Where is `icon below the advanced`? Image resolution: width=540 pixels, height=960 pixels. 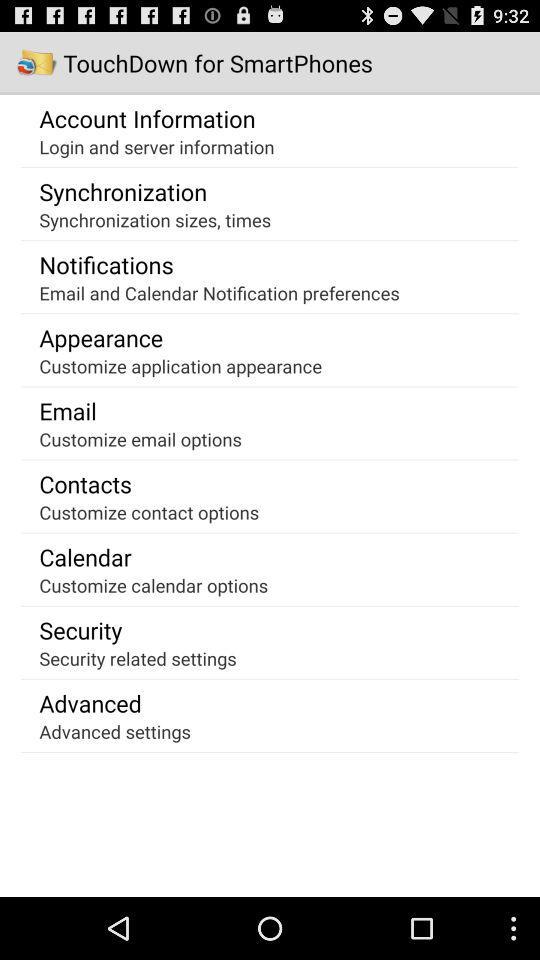 icon below the advanced is located at coordinates (115, 730).